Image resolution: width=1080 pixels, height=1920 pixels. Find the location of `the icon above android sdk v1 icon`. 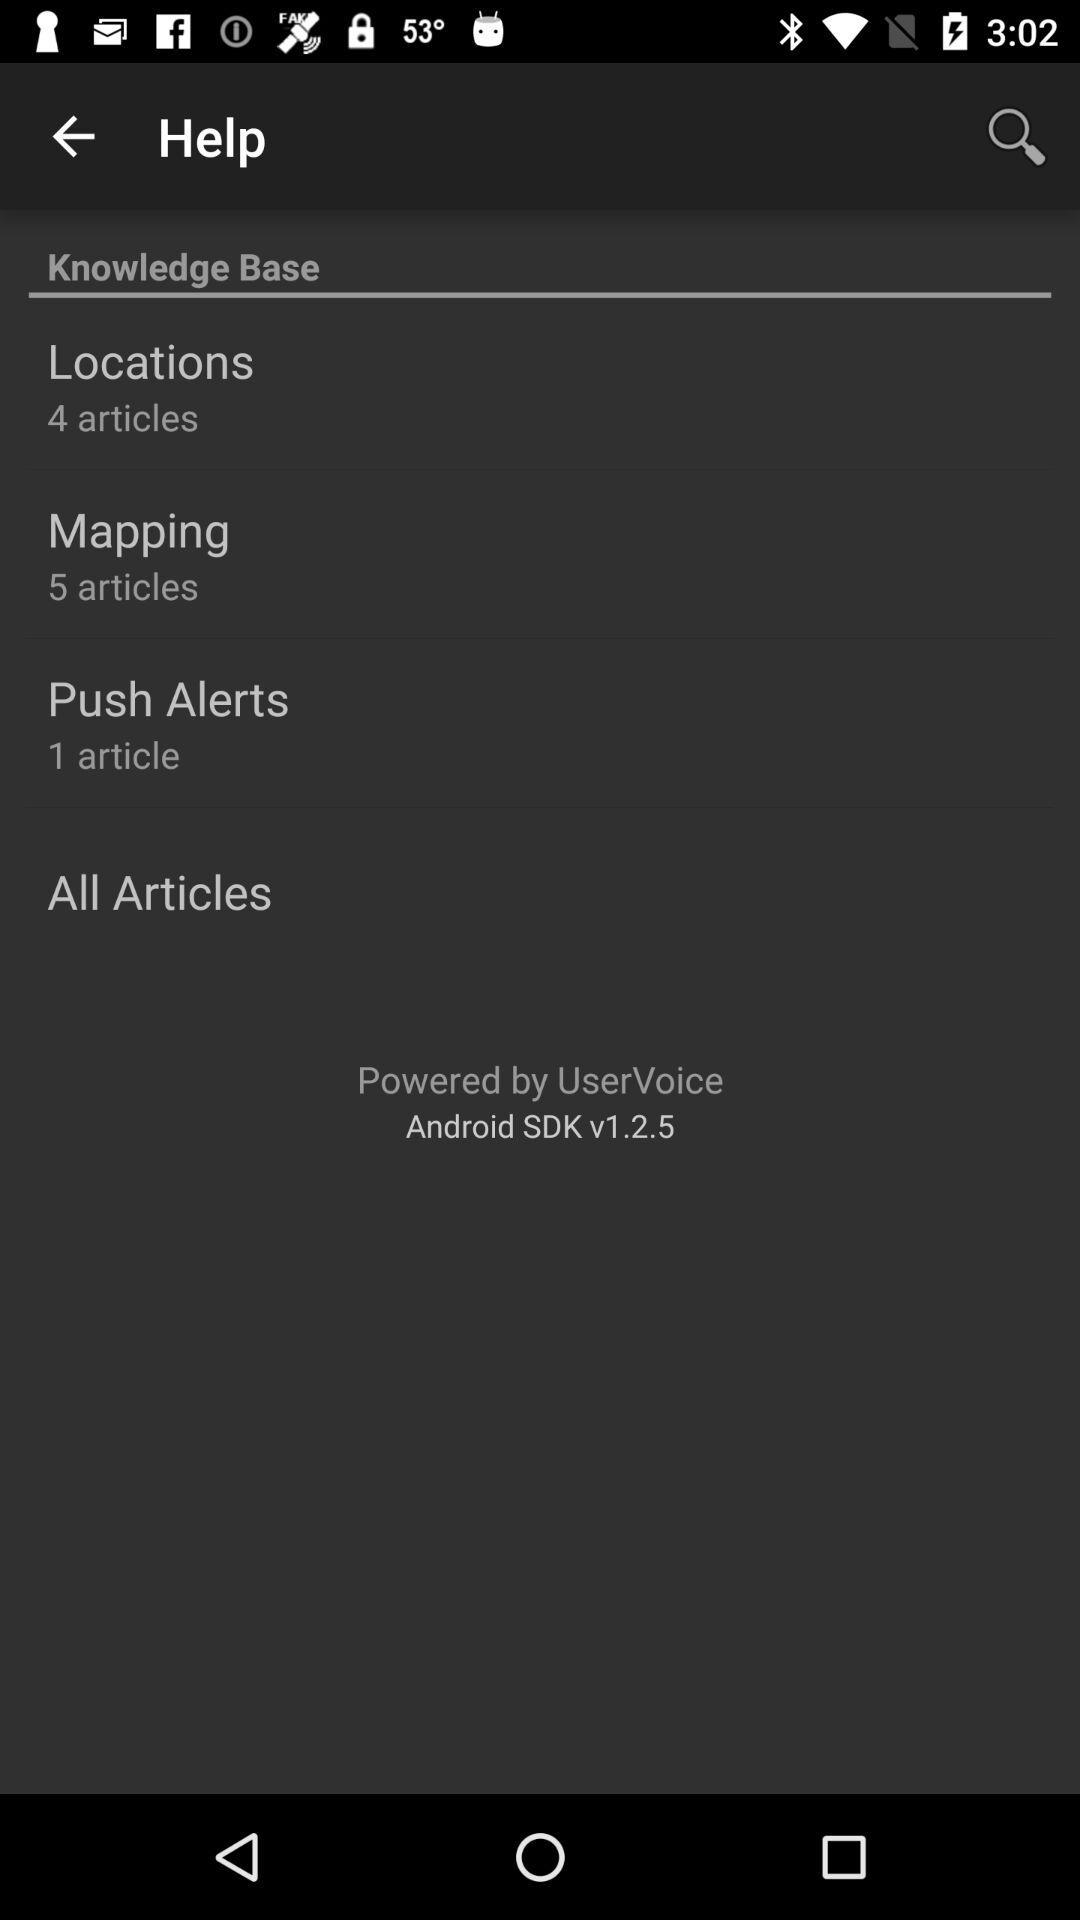

the icon above android sdk v1 icon is located at coordinates (540, 1078).